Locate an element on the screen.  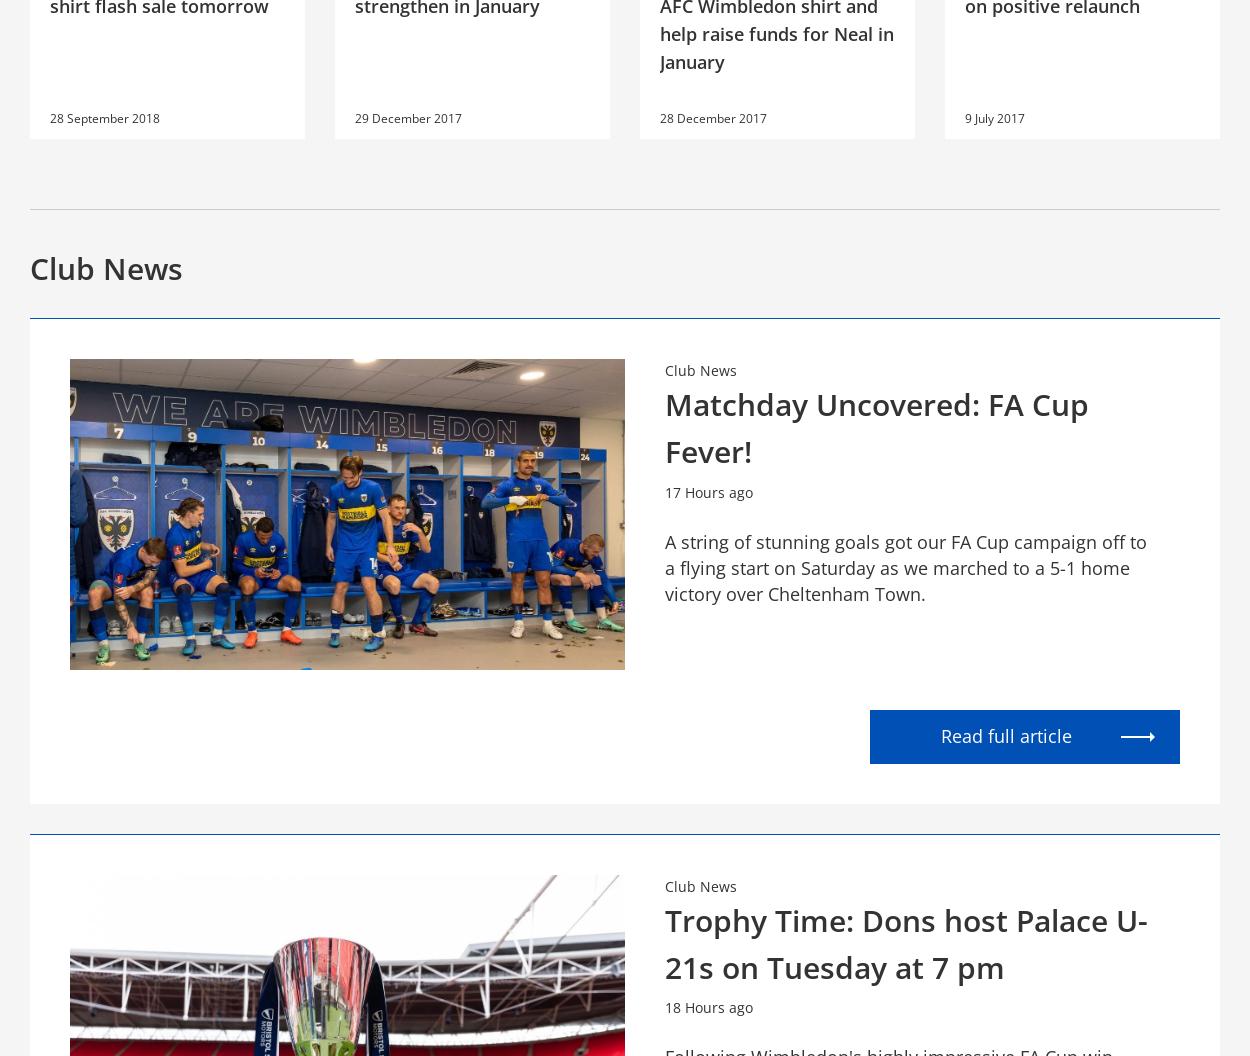
'28 December 2017' is located at coordinates (712, 116).